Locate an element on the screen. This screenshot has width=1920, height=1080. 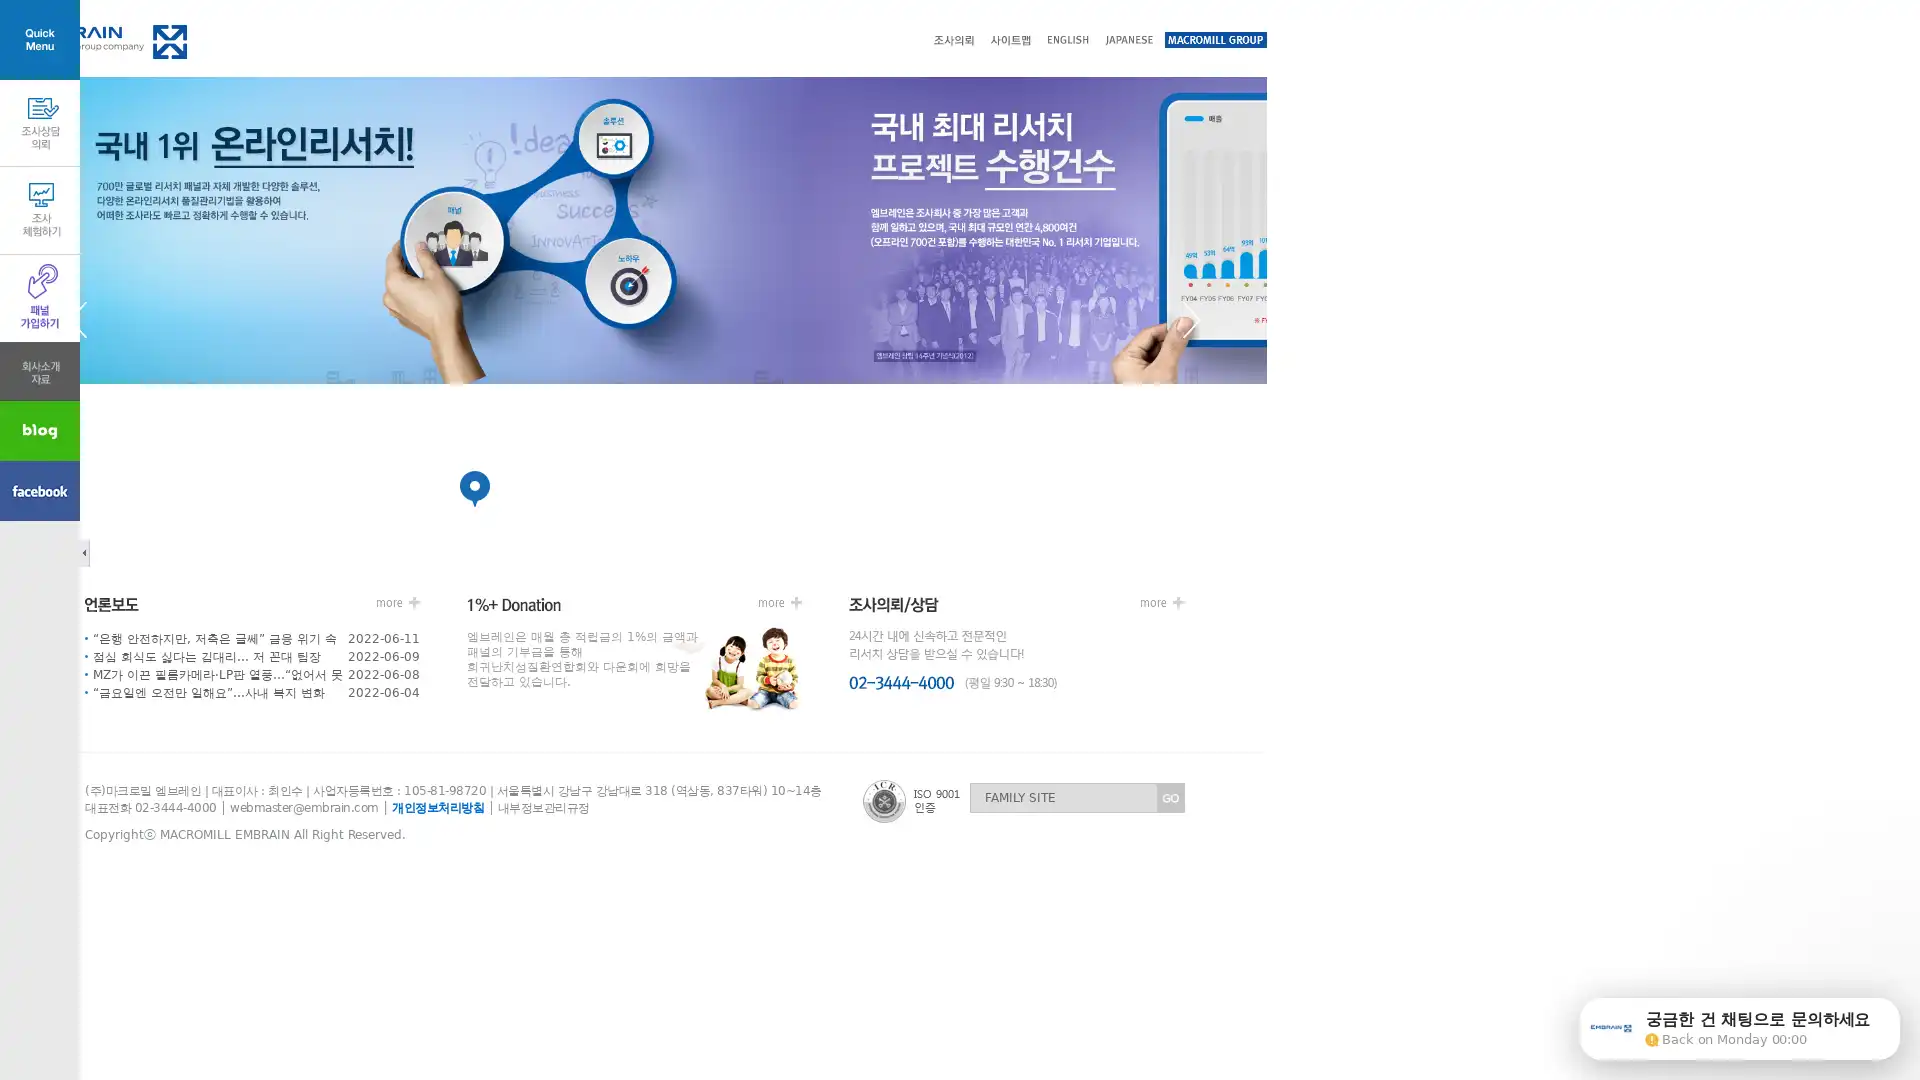
1 is located at coordinates (552, 489).